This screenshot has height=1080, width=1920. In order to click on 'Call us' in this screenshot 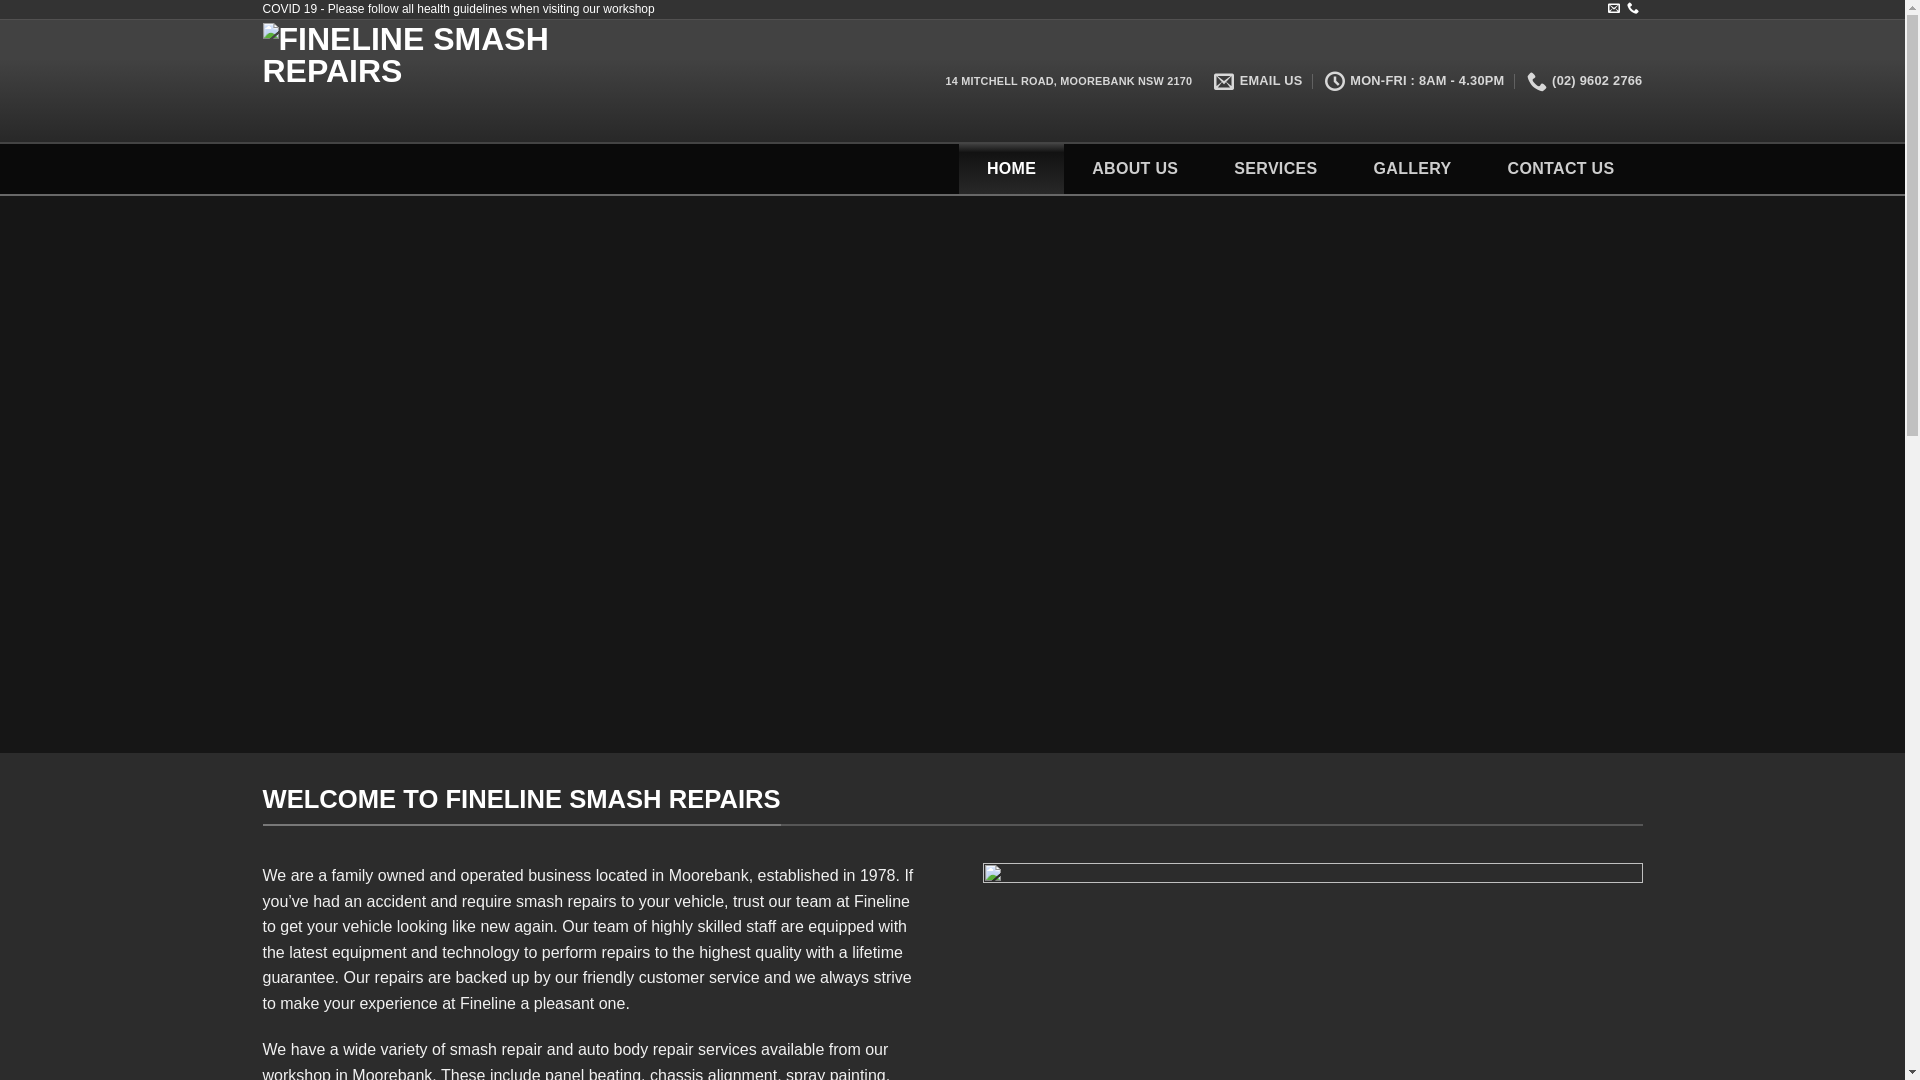, I will do `click(1632, 8)`.